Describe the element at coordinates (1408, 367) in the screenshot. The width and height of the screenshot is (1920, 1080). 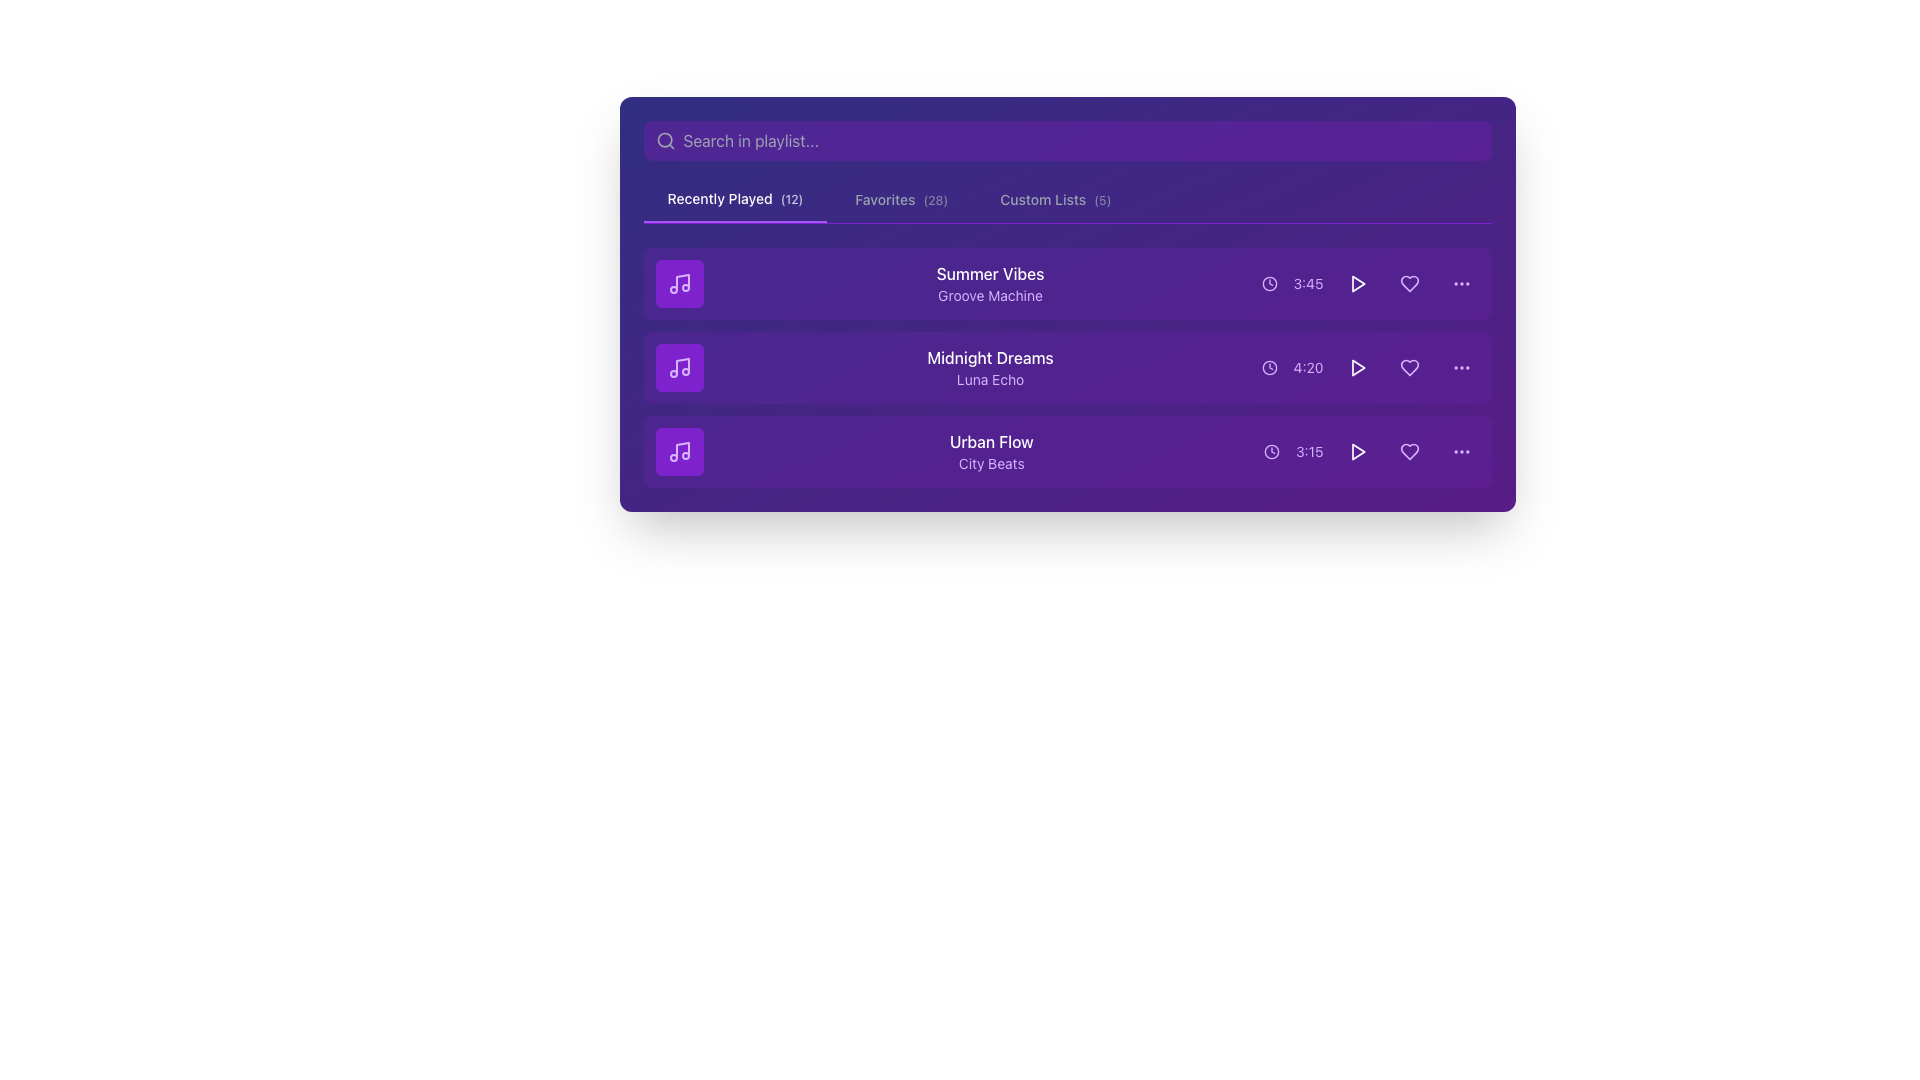
I see `the heart icon representing the 'favorite' action for the track 'Midnight Dreams'` at that location.